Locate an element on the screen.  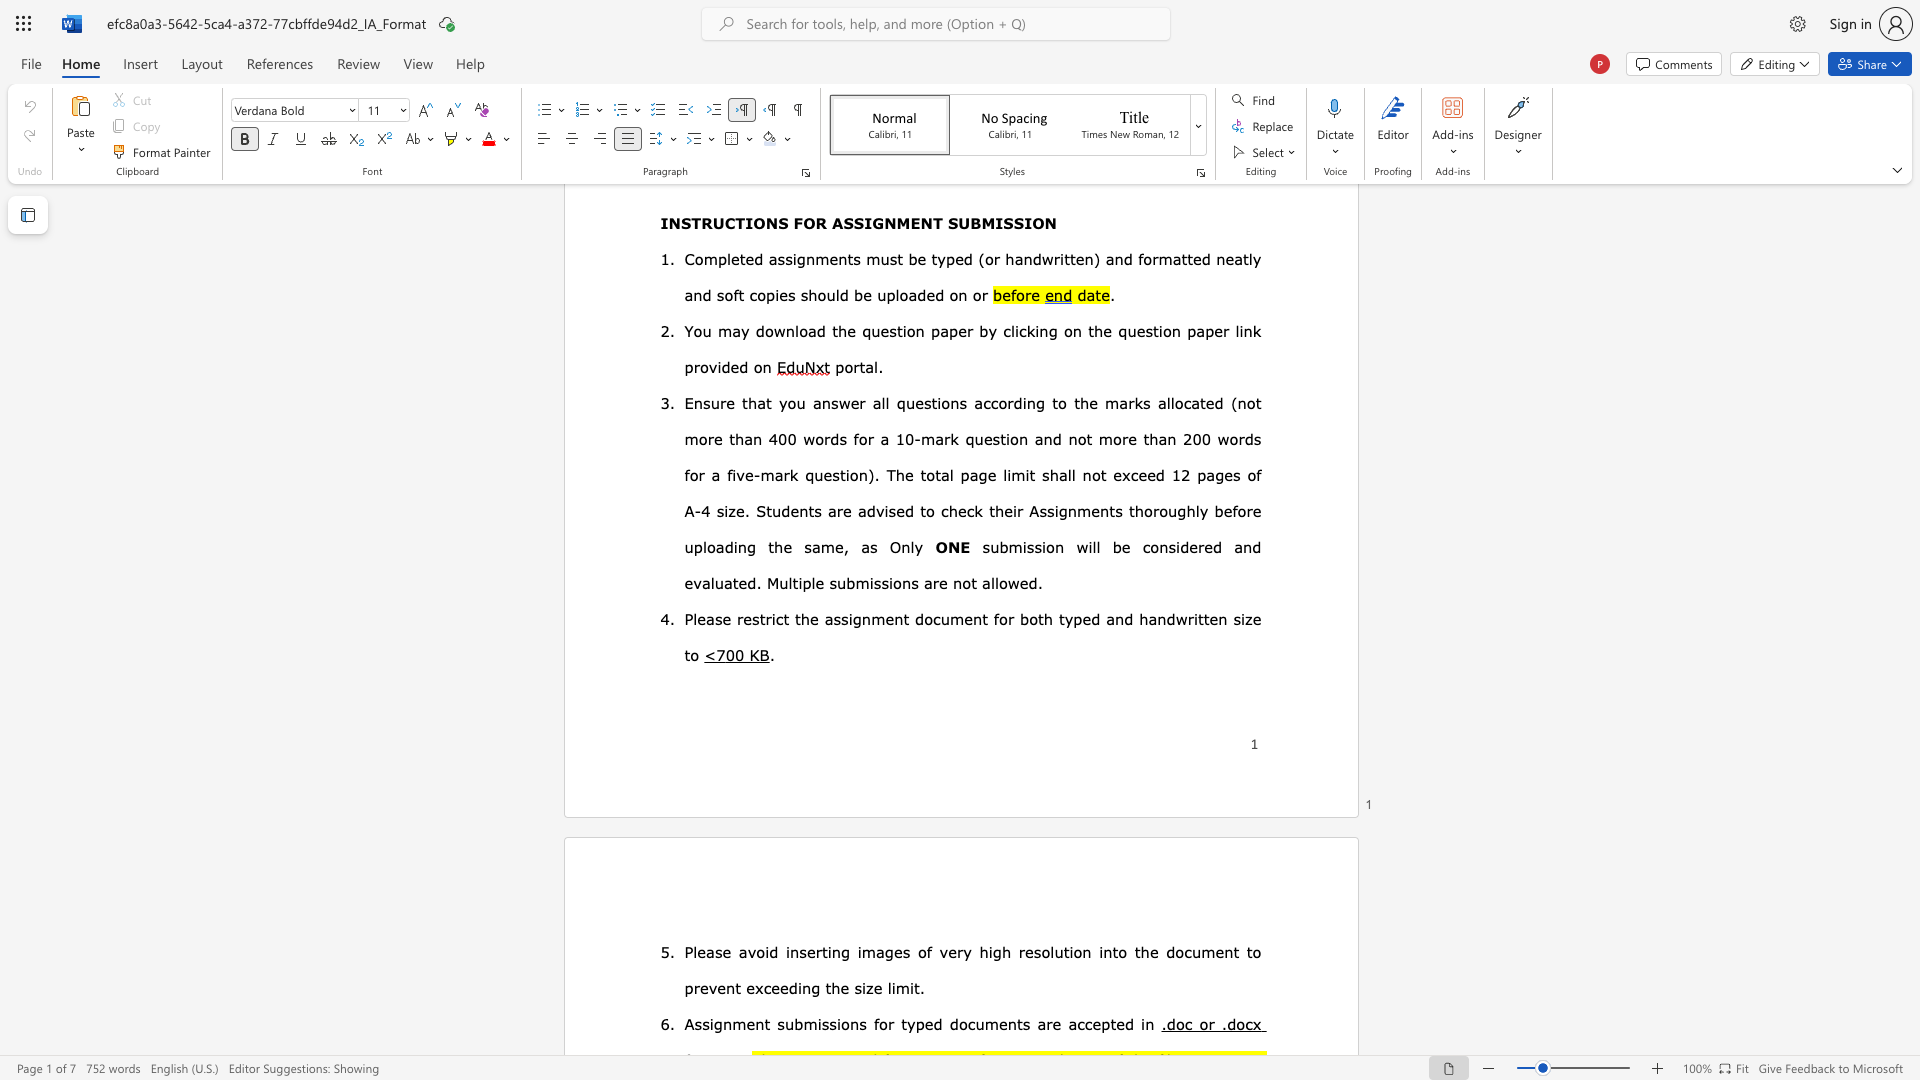
the subset text "ed" within the text "are accepted in" is located at coordinates (1115, 1023).